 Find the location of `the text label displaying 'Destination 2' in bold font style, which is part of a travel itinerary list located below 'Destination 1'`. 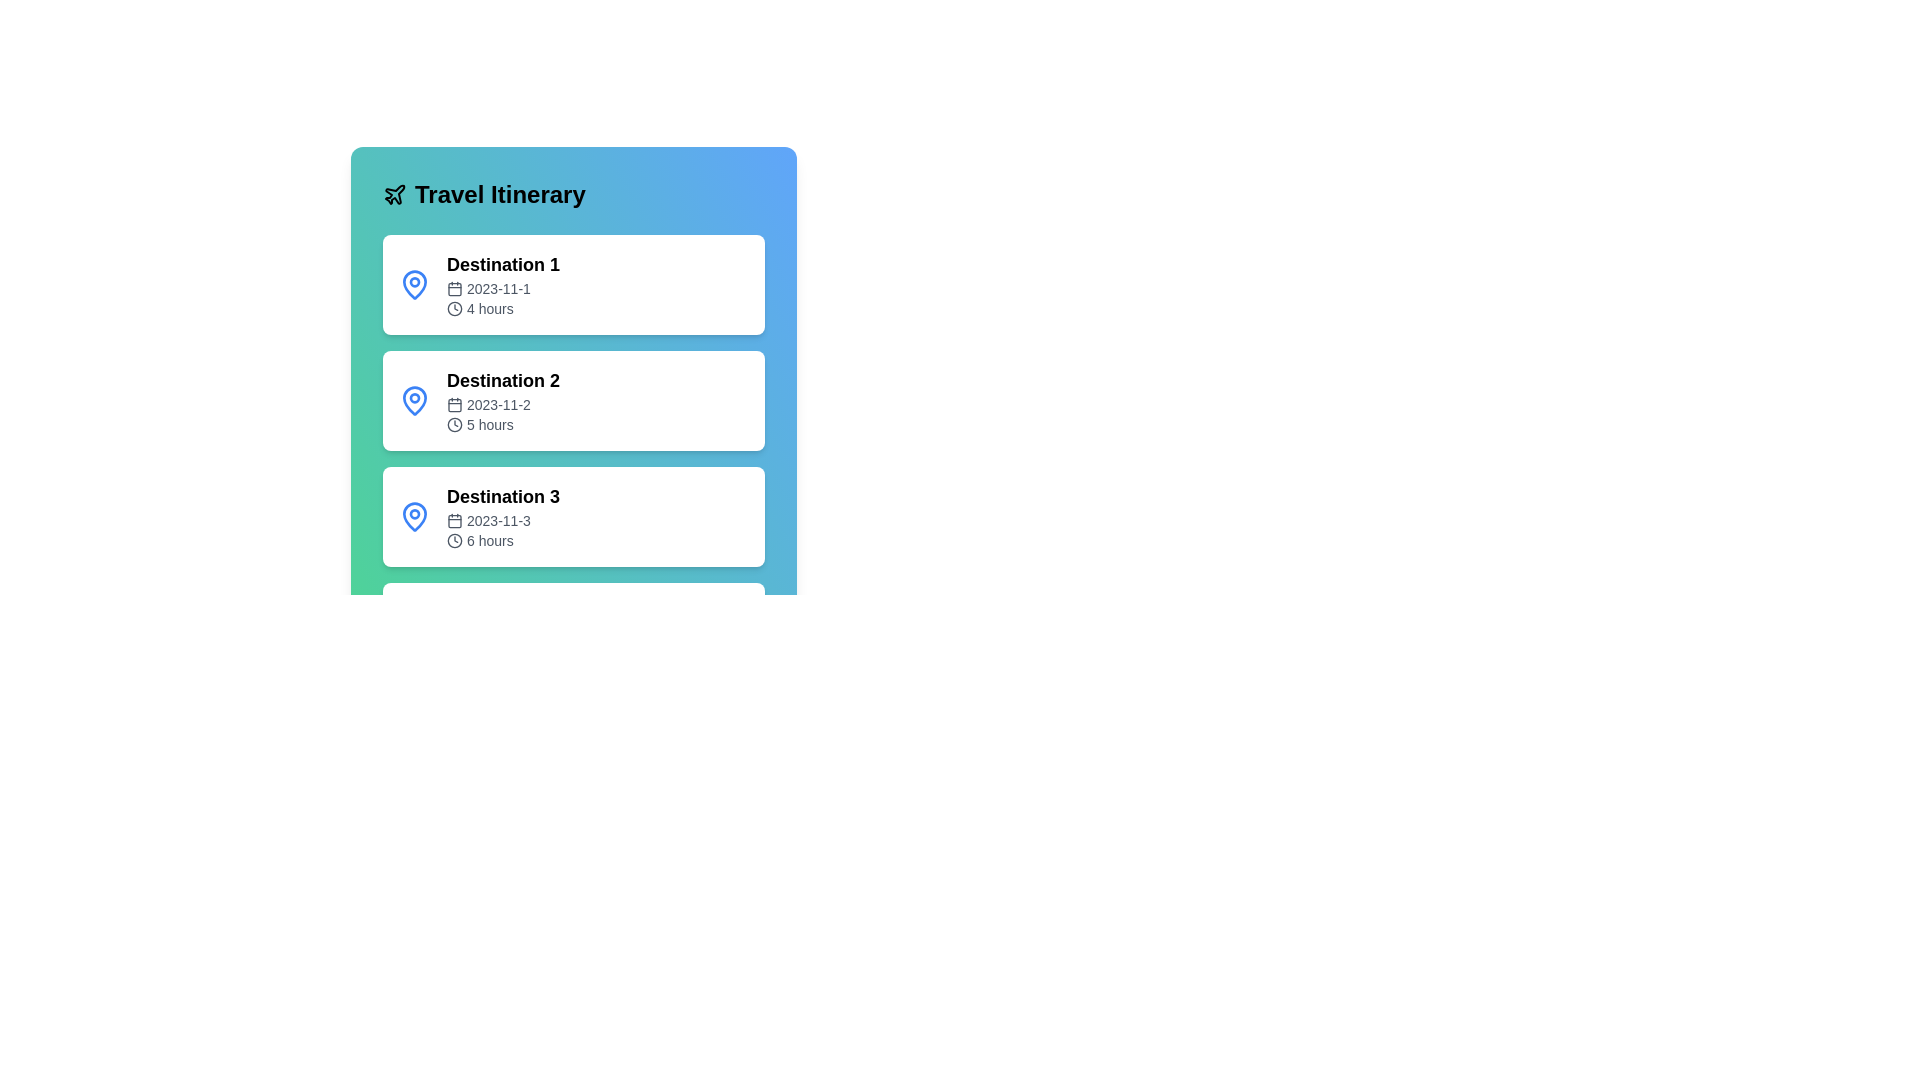

the text label displaying 'Destination 2' in bold font style, which is part of a travel itinerary list located below 'Destination 1' is located at coordinates (503, 381).